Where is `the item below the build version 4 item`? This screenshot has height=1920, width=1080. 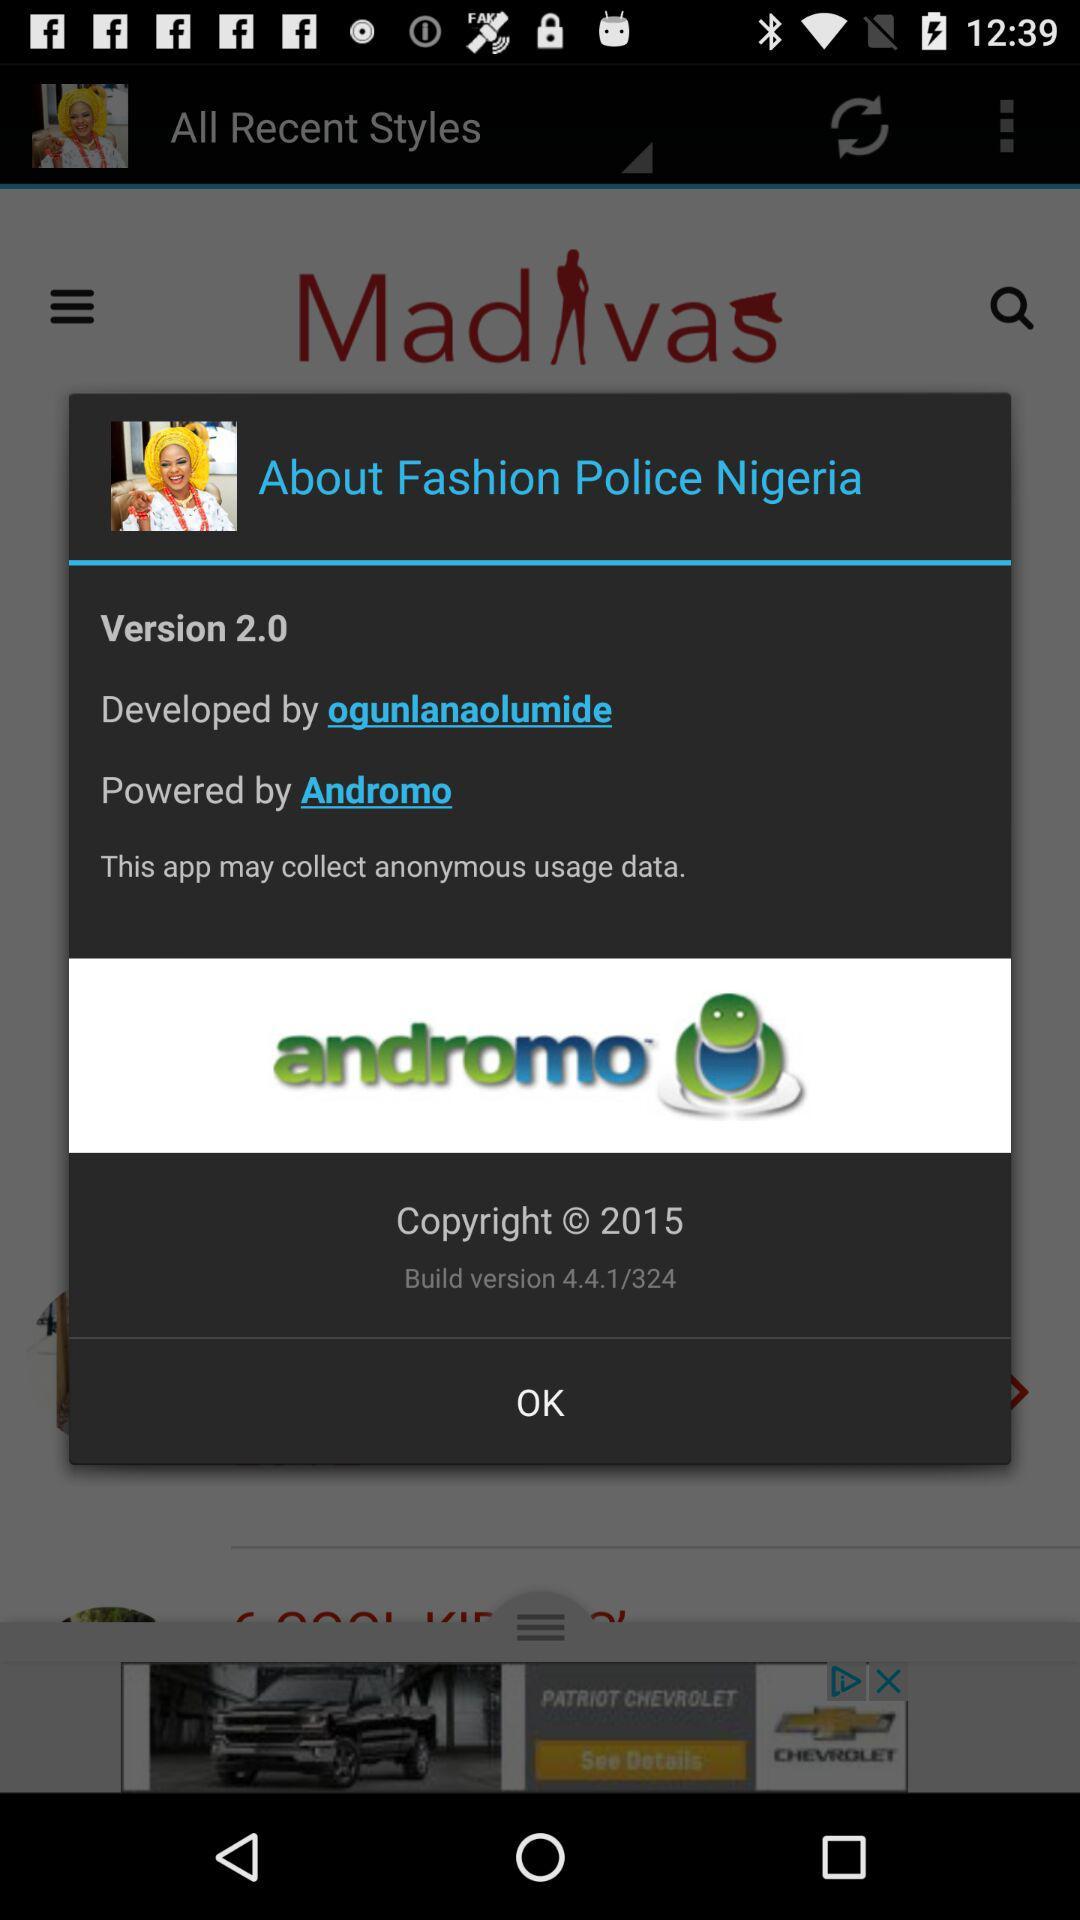 the item below the build version 4 item is located at coordinates (540, 1400).